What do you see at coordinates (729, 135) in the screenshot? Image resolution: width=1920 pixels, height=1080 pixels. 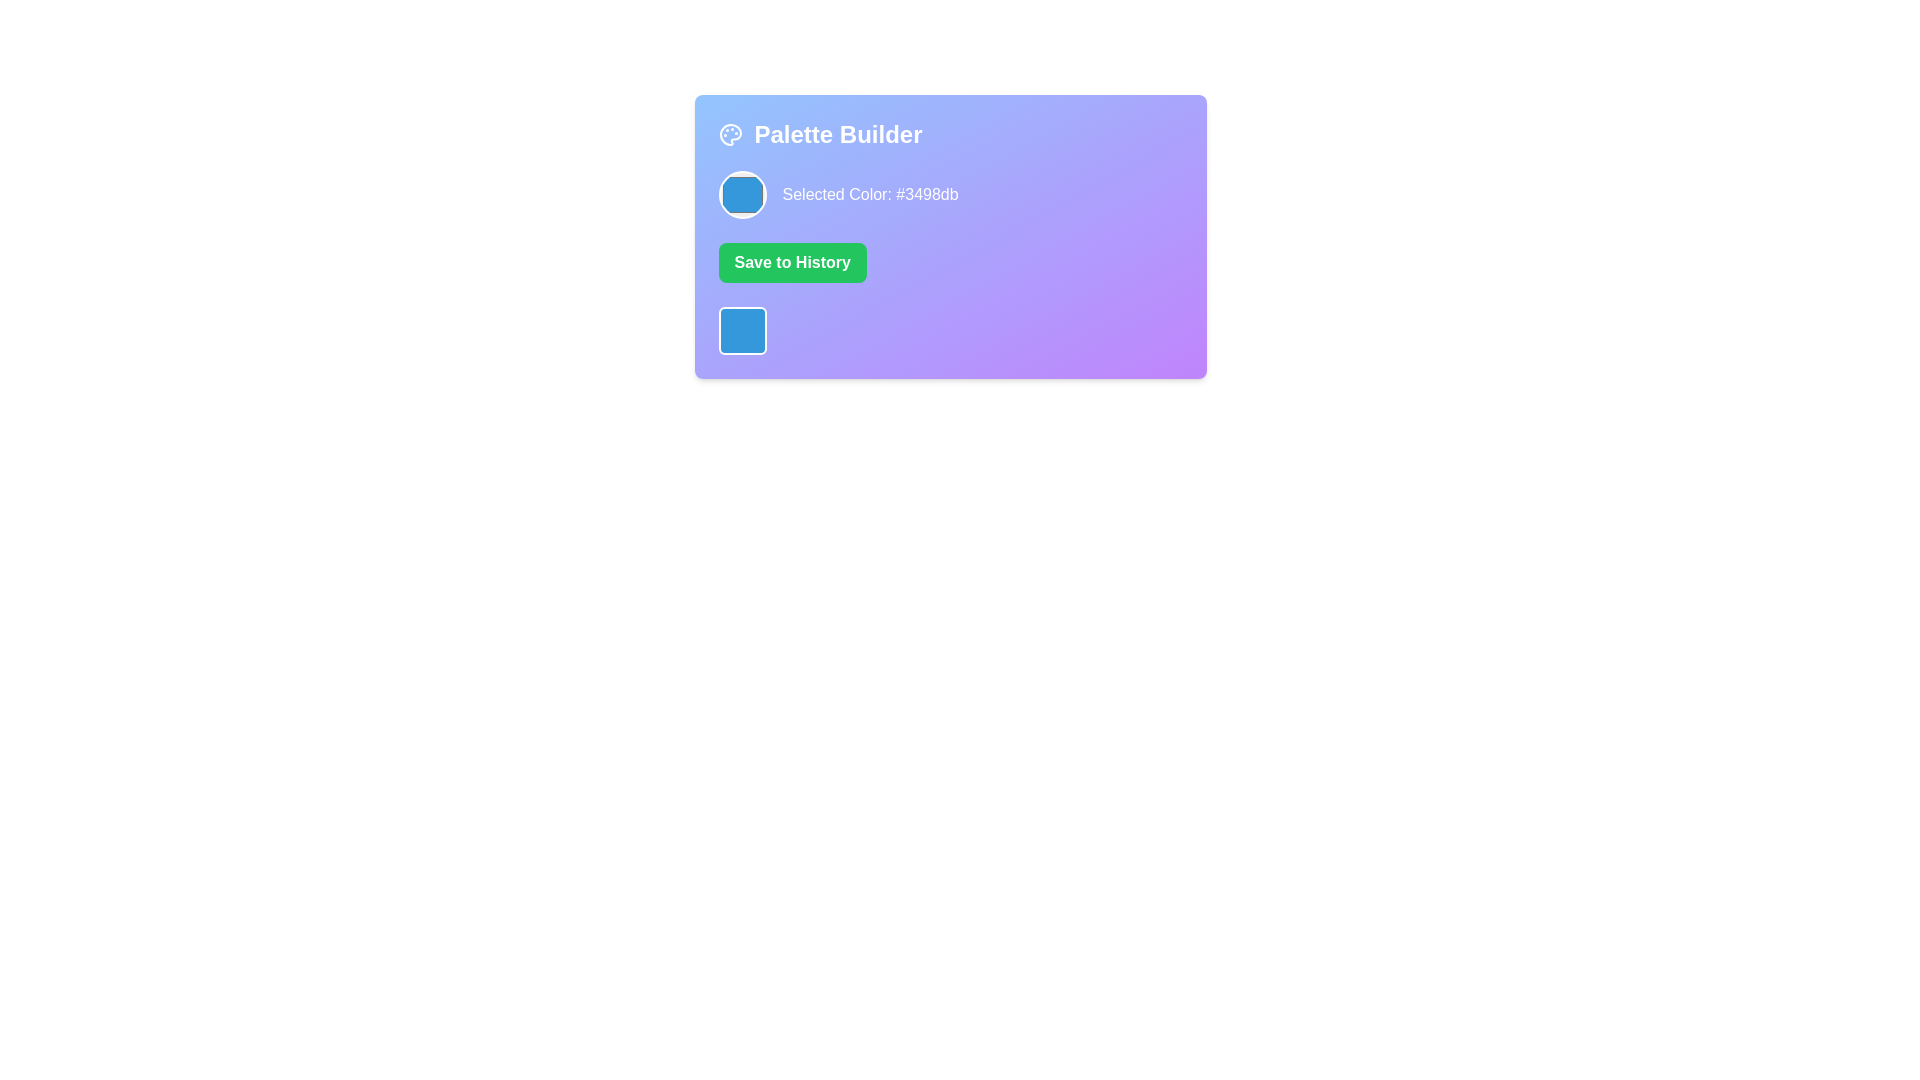 I see `the abstract palette icon located in the top-left section of the 'Palette Builder' card, positioned above the text 'Selected Color: #3498db'` at bounding box center [729, 135].